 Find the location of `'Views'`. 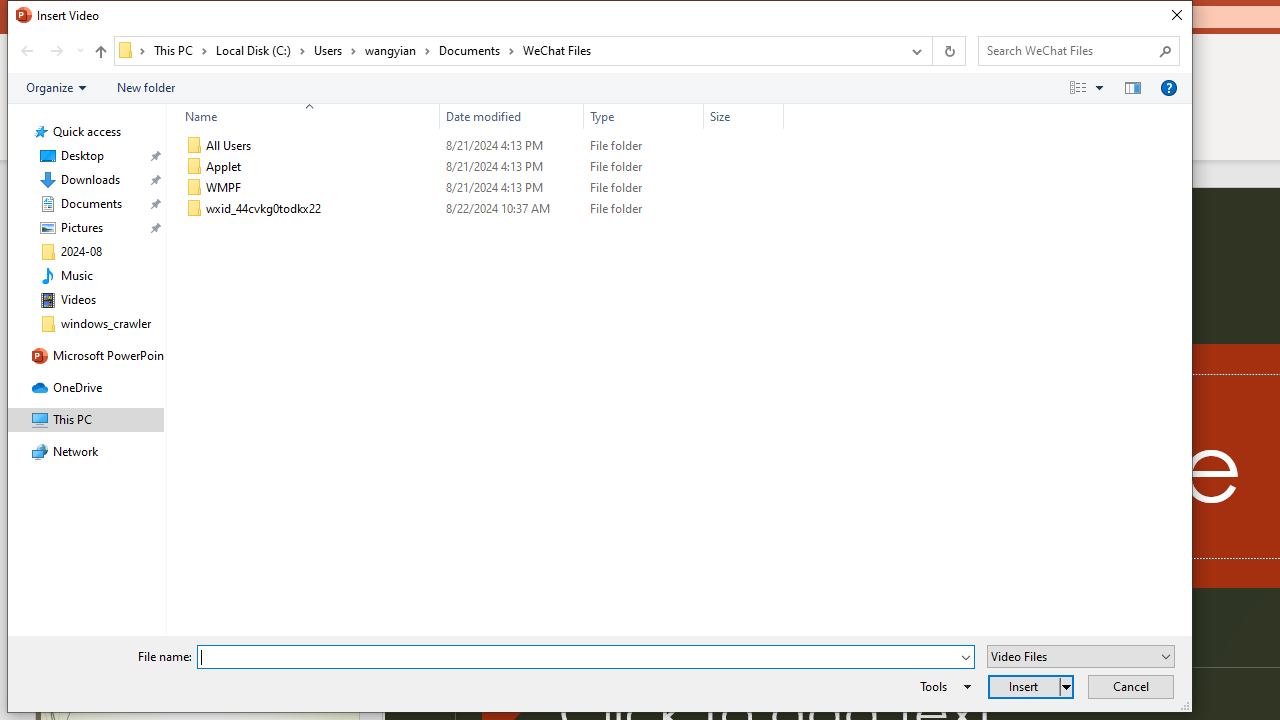

'Views' is located at coordinates (1090, 86).